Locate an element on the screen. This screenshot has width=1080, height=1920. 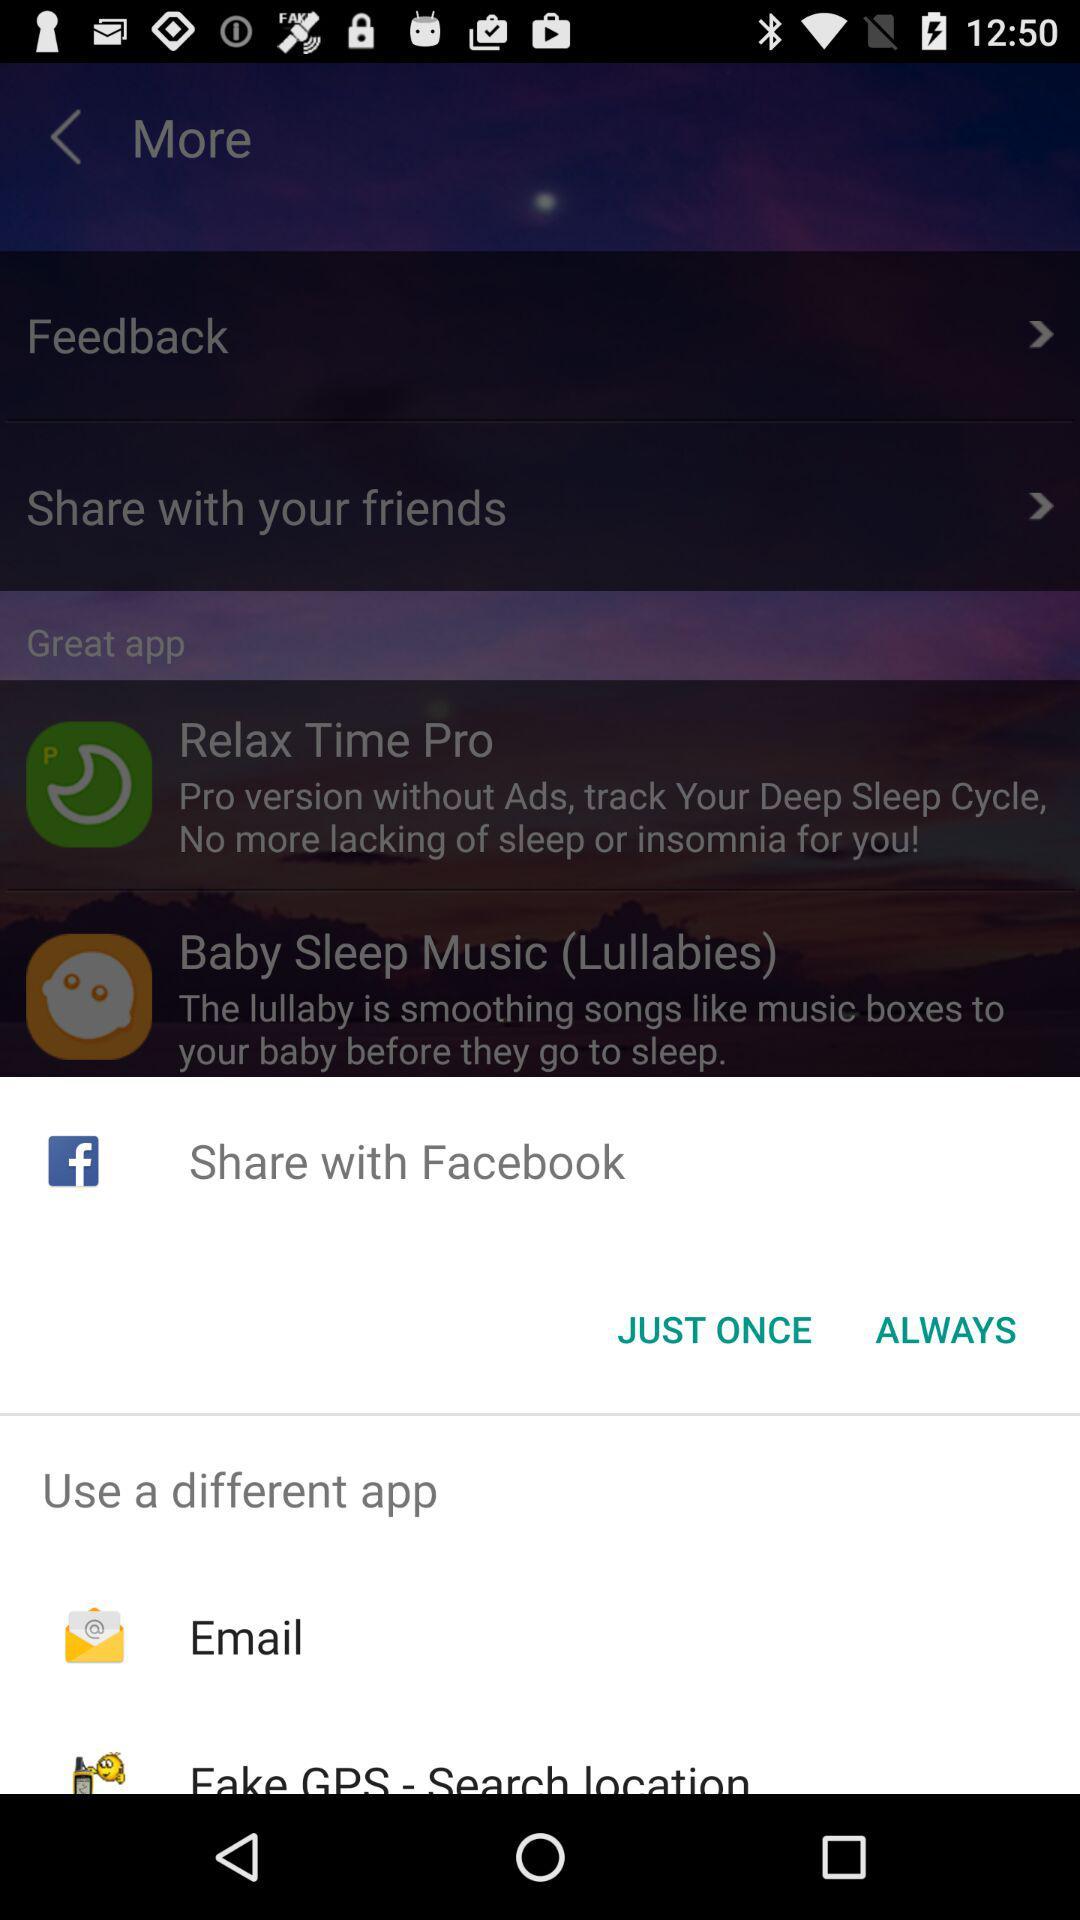
email item is located at coordinates (245, 1636).